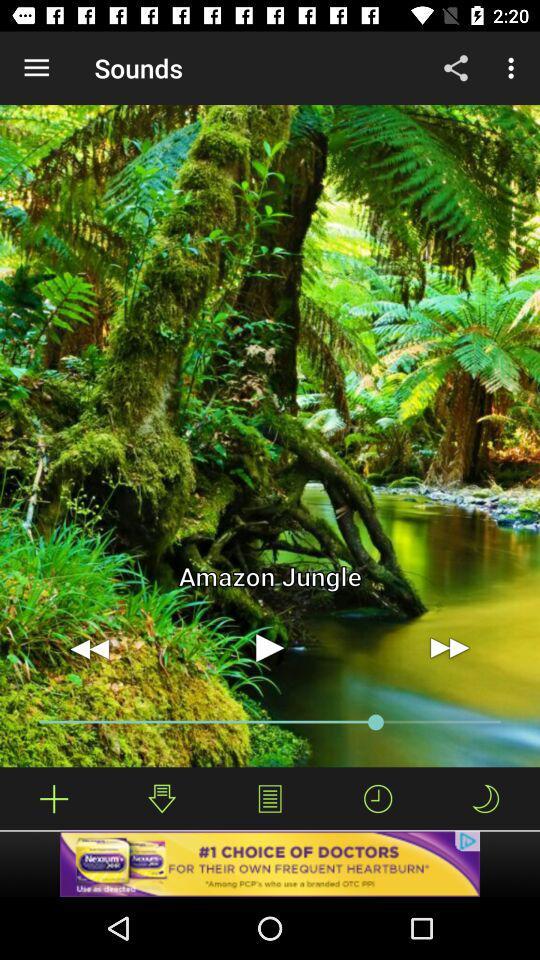  What do you see at coordinates (161, 798) in the screenshot?
I see `the download icon` at bounding box center [161, 798].